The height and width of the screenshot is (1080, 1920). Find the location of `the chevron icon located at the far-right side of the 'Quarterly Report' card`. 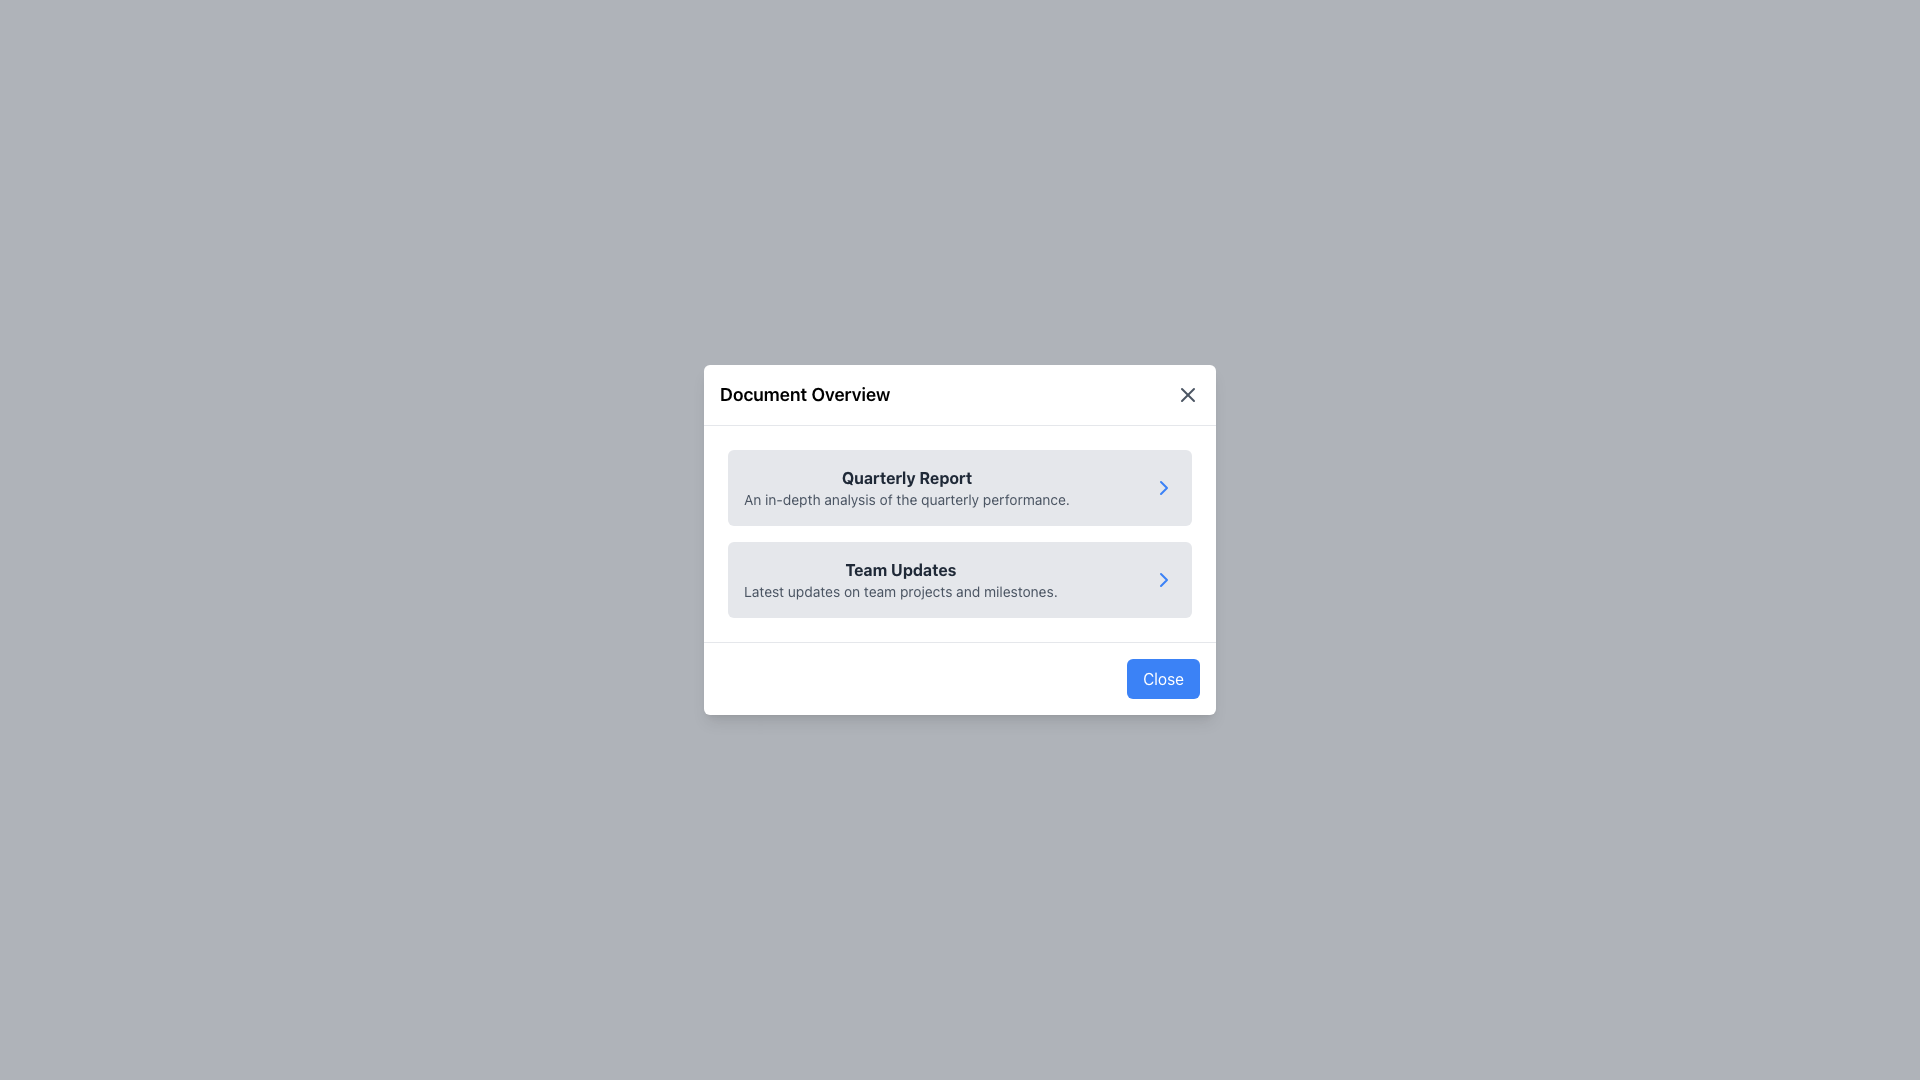

the chevron icon located at the far-right side of the 'Quarterly Report' card is located at coordinates (1163, 488).